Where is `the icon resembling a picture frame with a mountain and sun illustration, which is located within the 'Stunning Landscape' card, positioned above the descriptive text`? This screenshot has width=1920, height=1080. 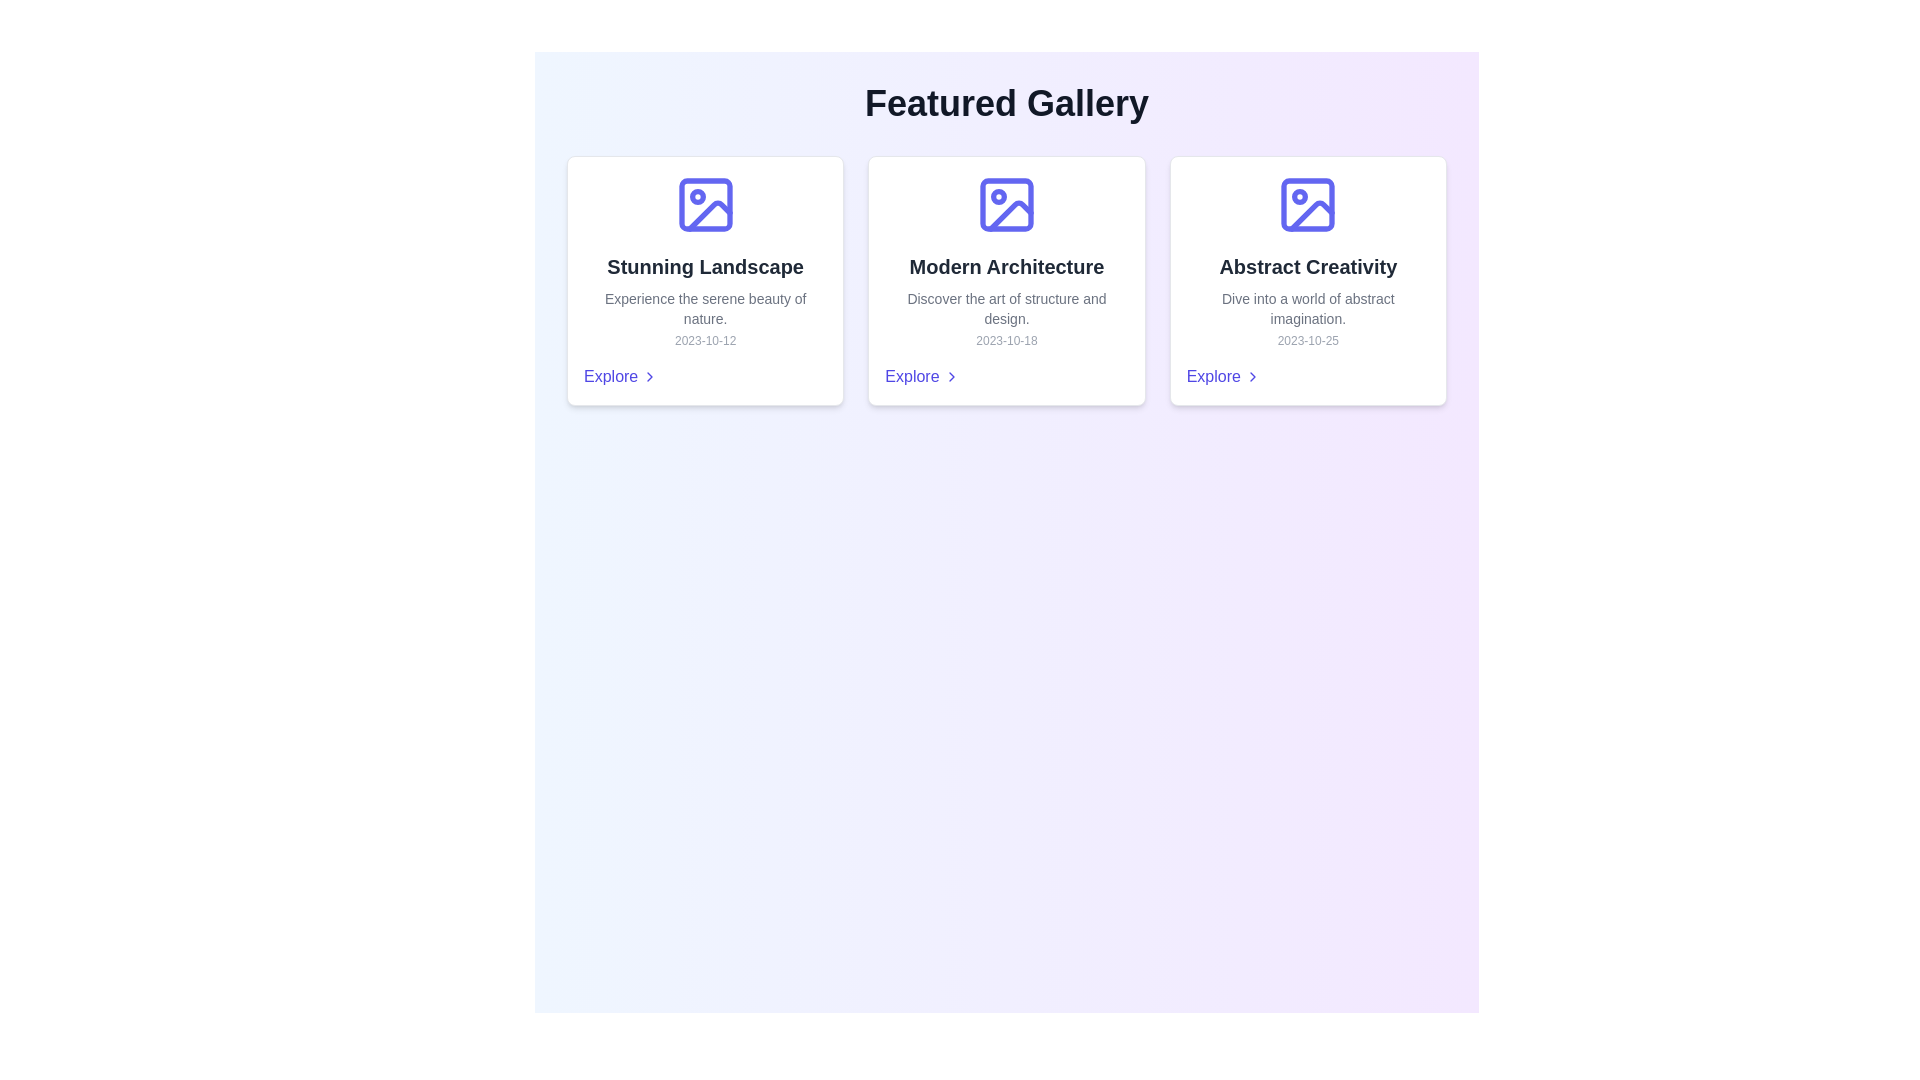
the icon resembling a picture frame with a mountain and sun illustration, which is located within the 'Stunning Landscape' card, positioned above the descriptive text is located at coordinates (705, 204).